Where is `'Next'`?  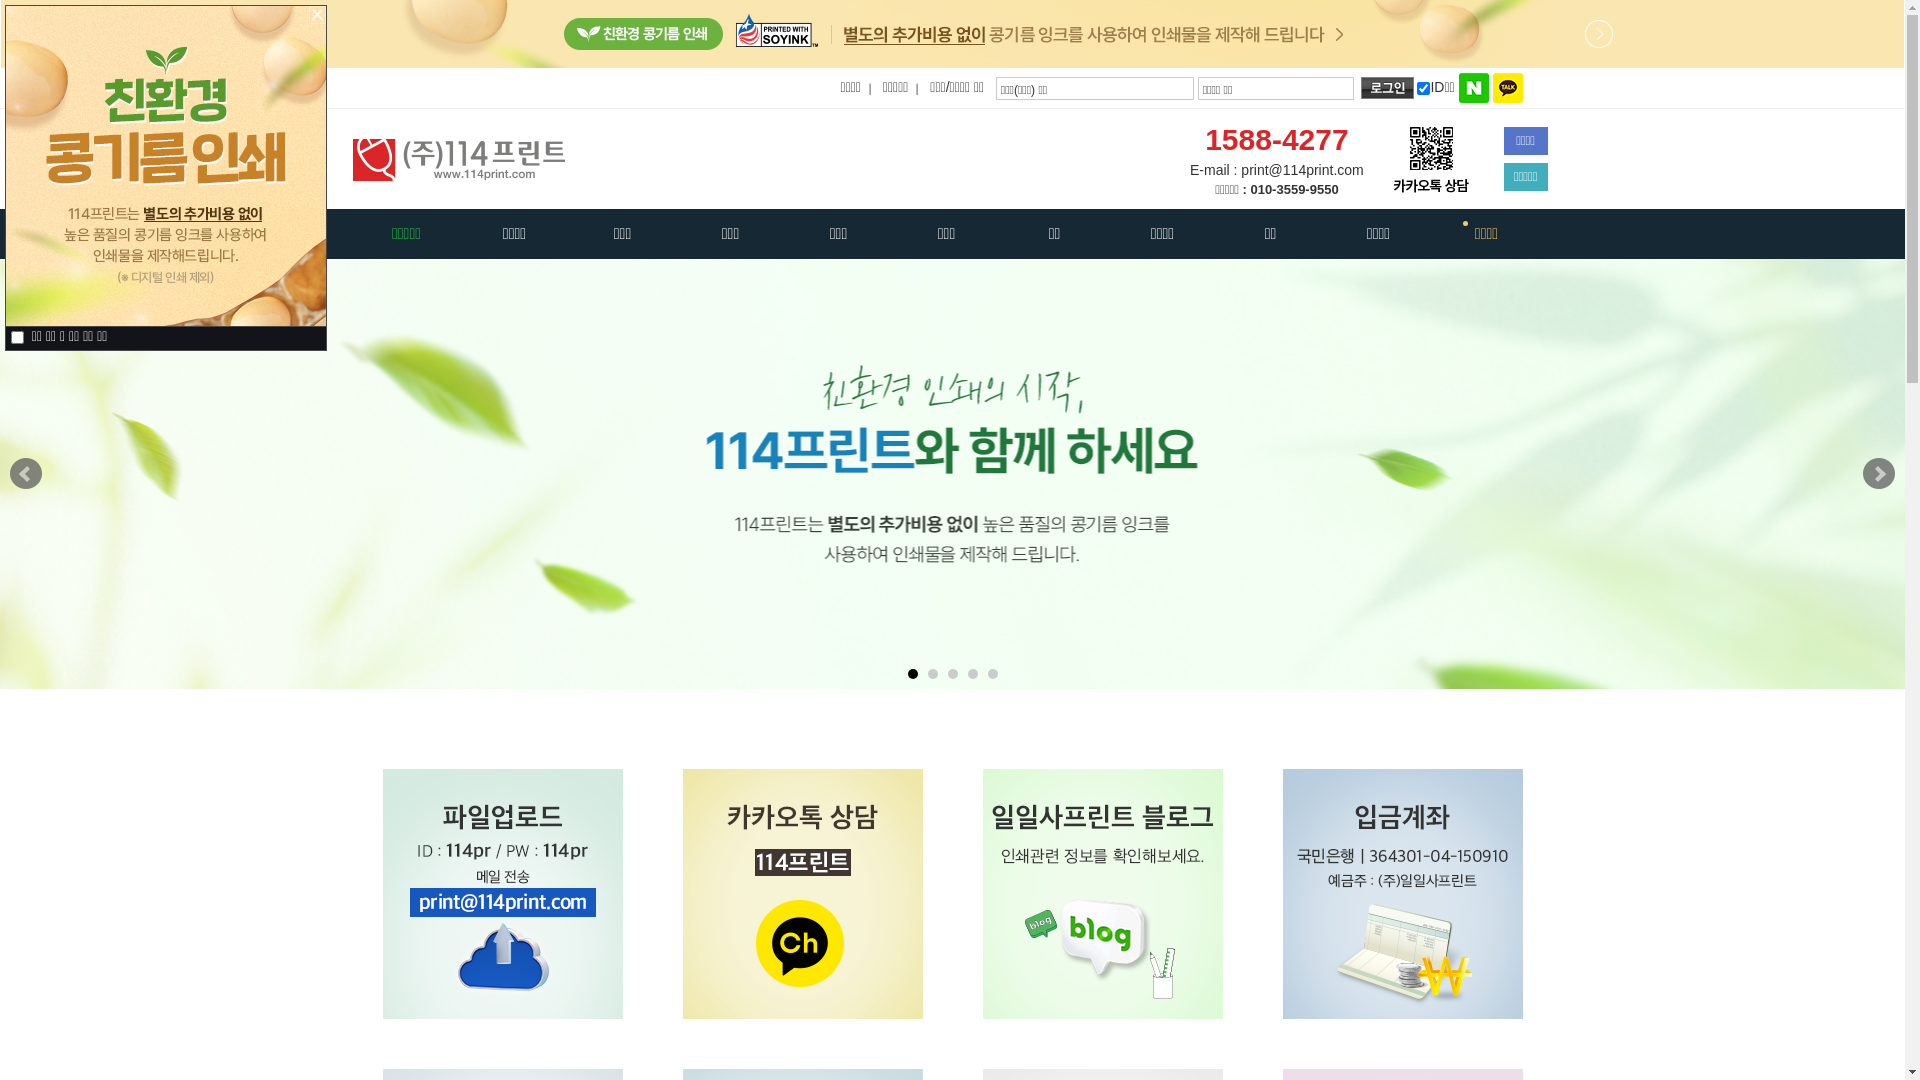 'Next' is located at coordinates (1877, 474).